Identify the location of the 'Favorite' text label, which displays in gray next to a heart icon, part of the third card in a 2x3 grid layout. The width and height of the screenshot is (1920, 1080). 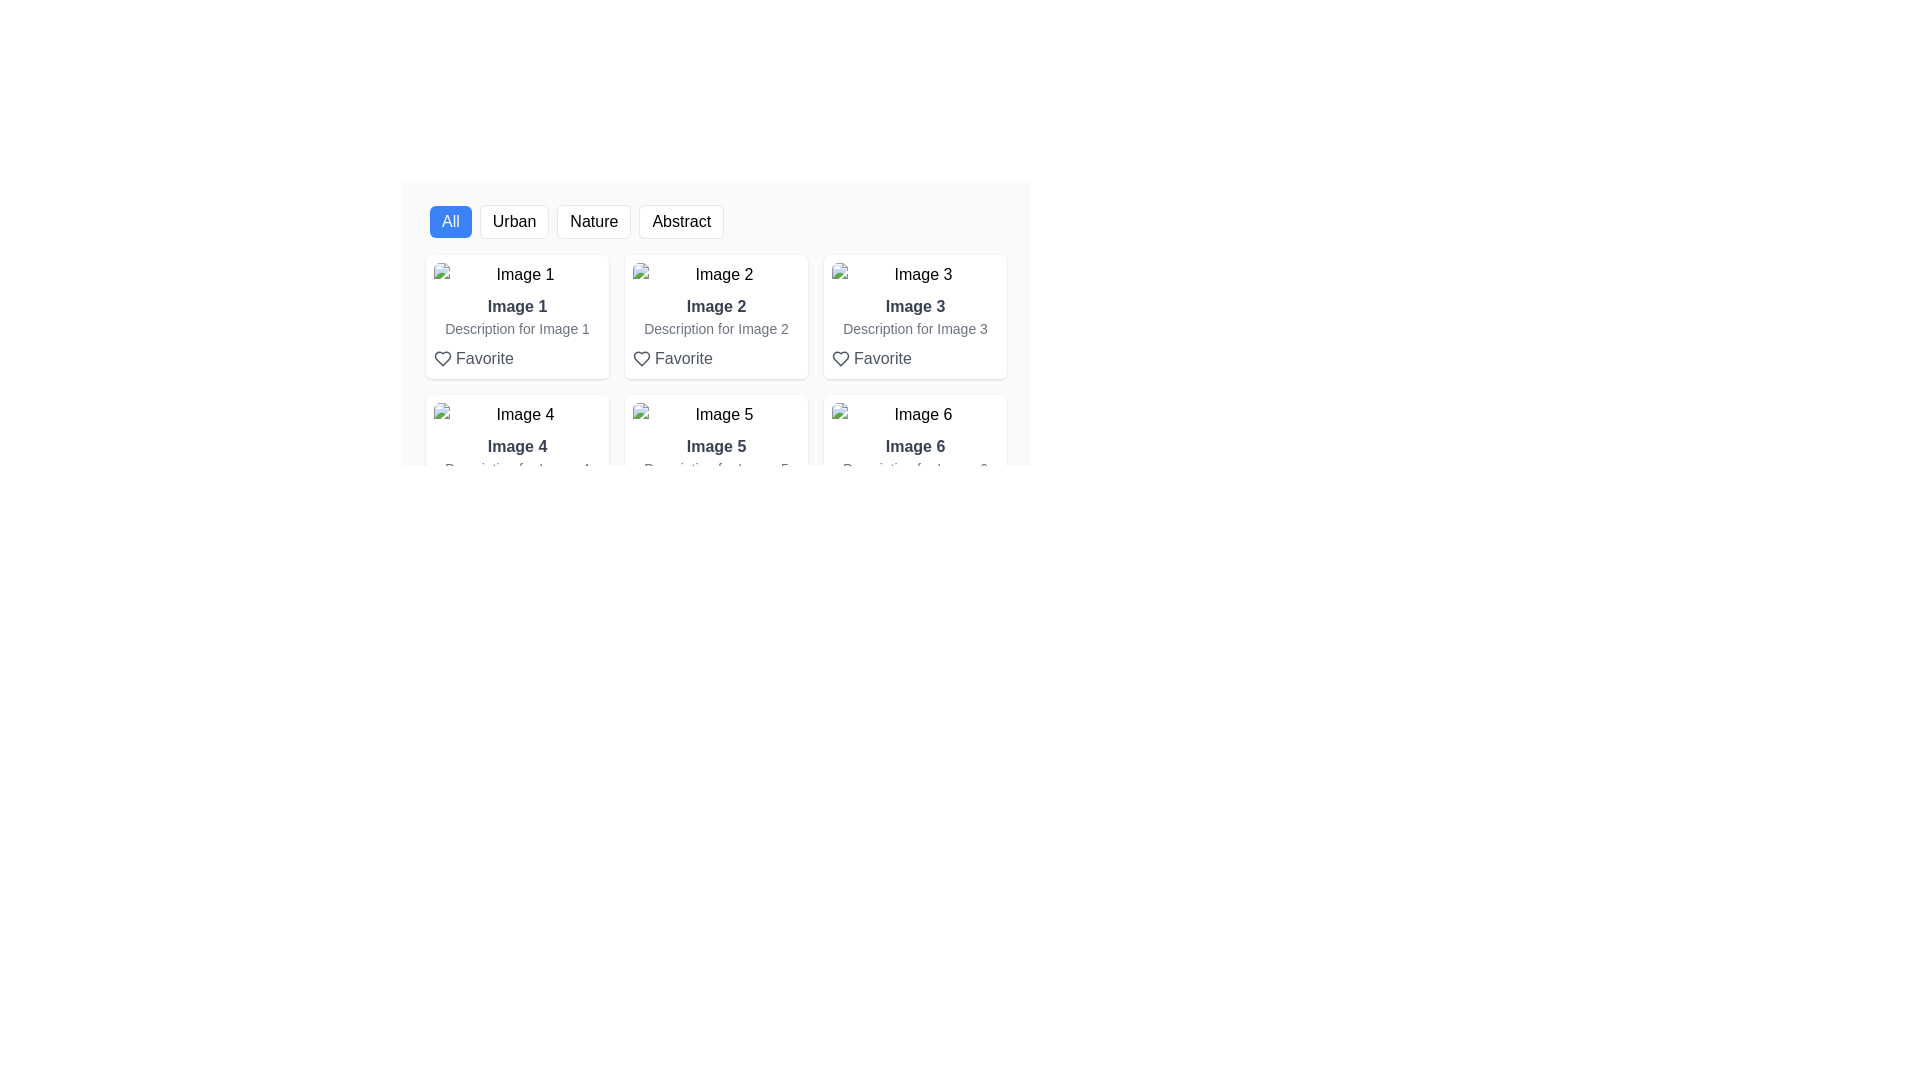
(881, 357).